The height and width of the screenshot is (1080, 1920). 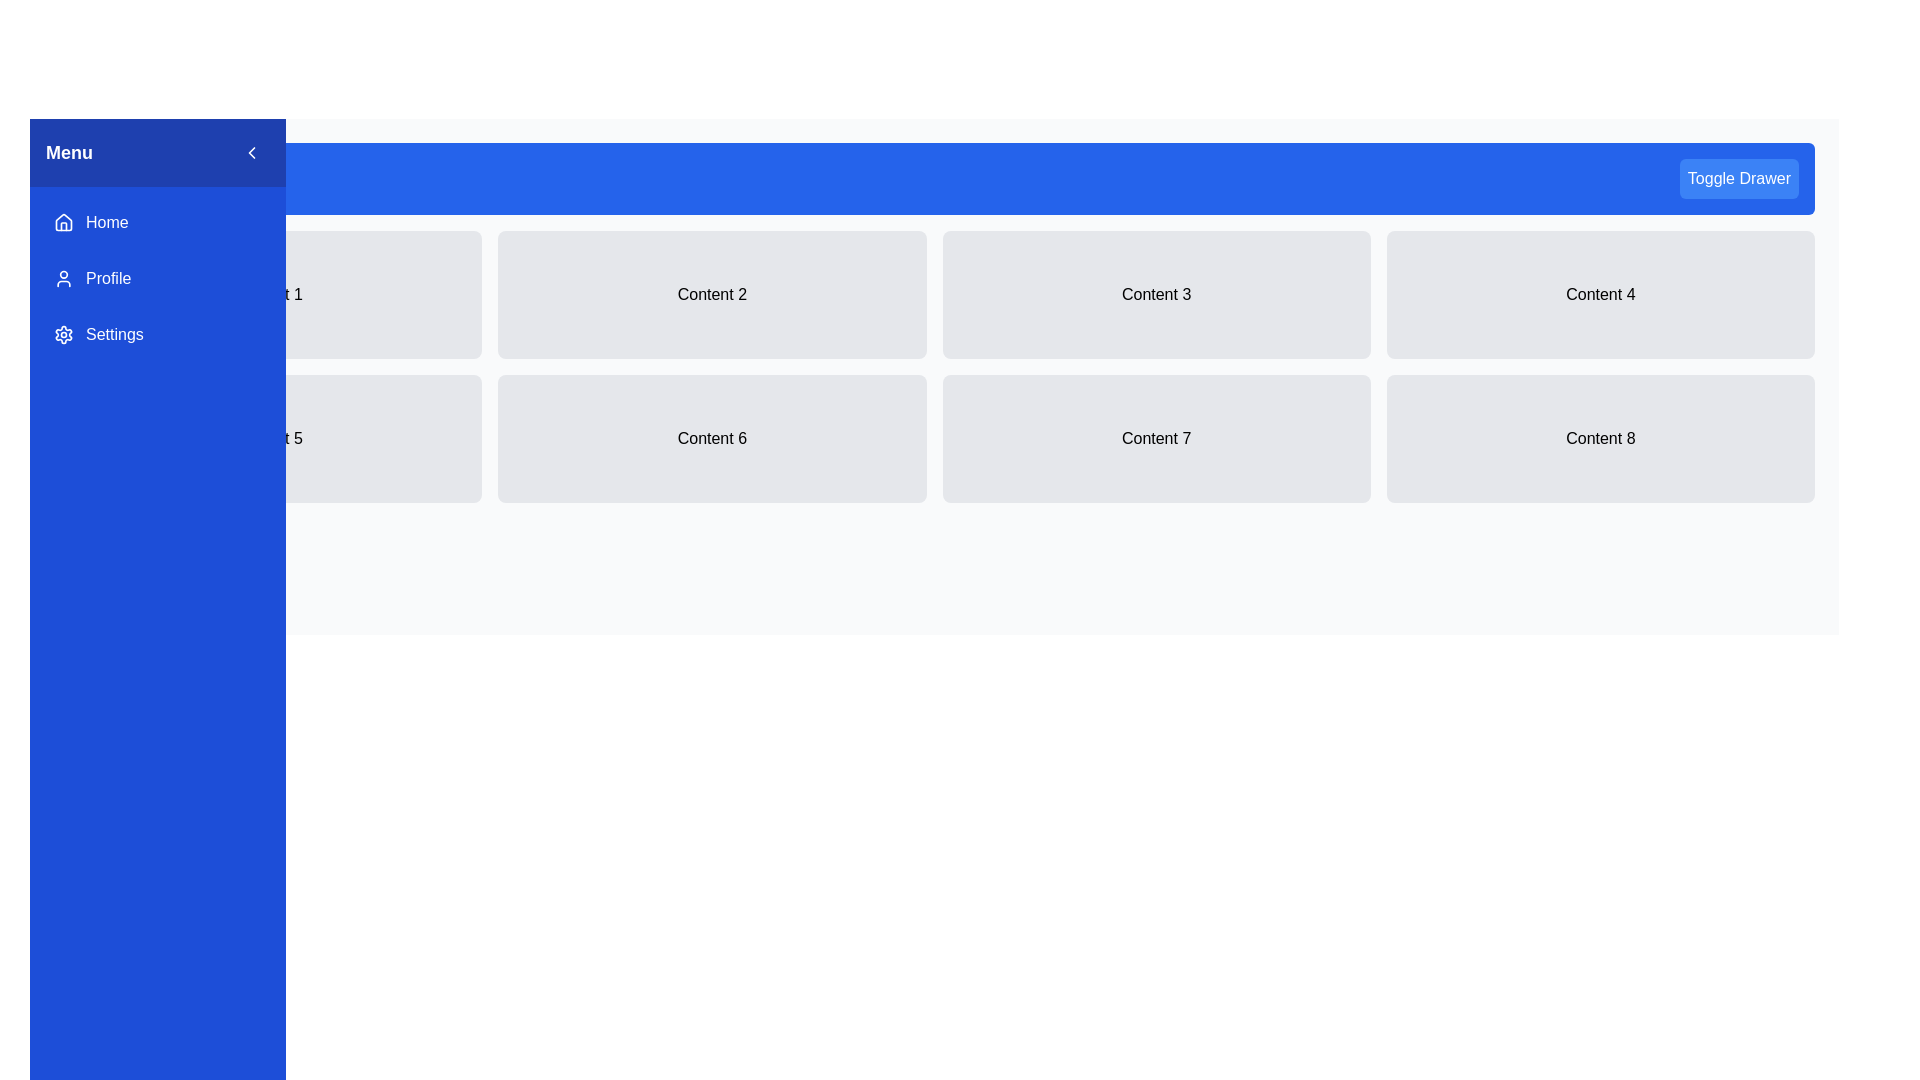 What do you see at coordinates (113, 334) in the screenshot?
I see `the 'Settings' text label in the vertical navigation menu` at bounding box center [113, 334].